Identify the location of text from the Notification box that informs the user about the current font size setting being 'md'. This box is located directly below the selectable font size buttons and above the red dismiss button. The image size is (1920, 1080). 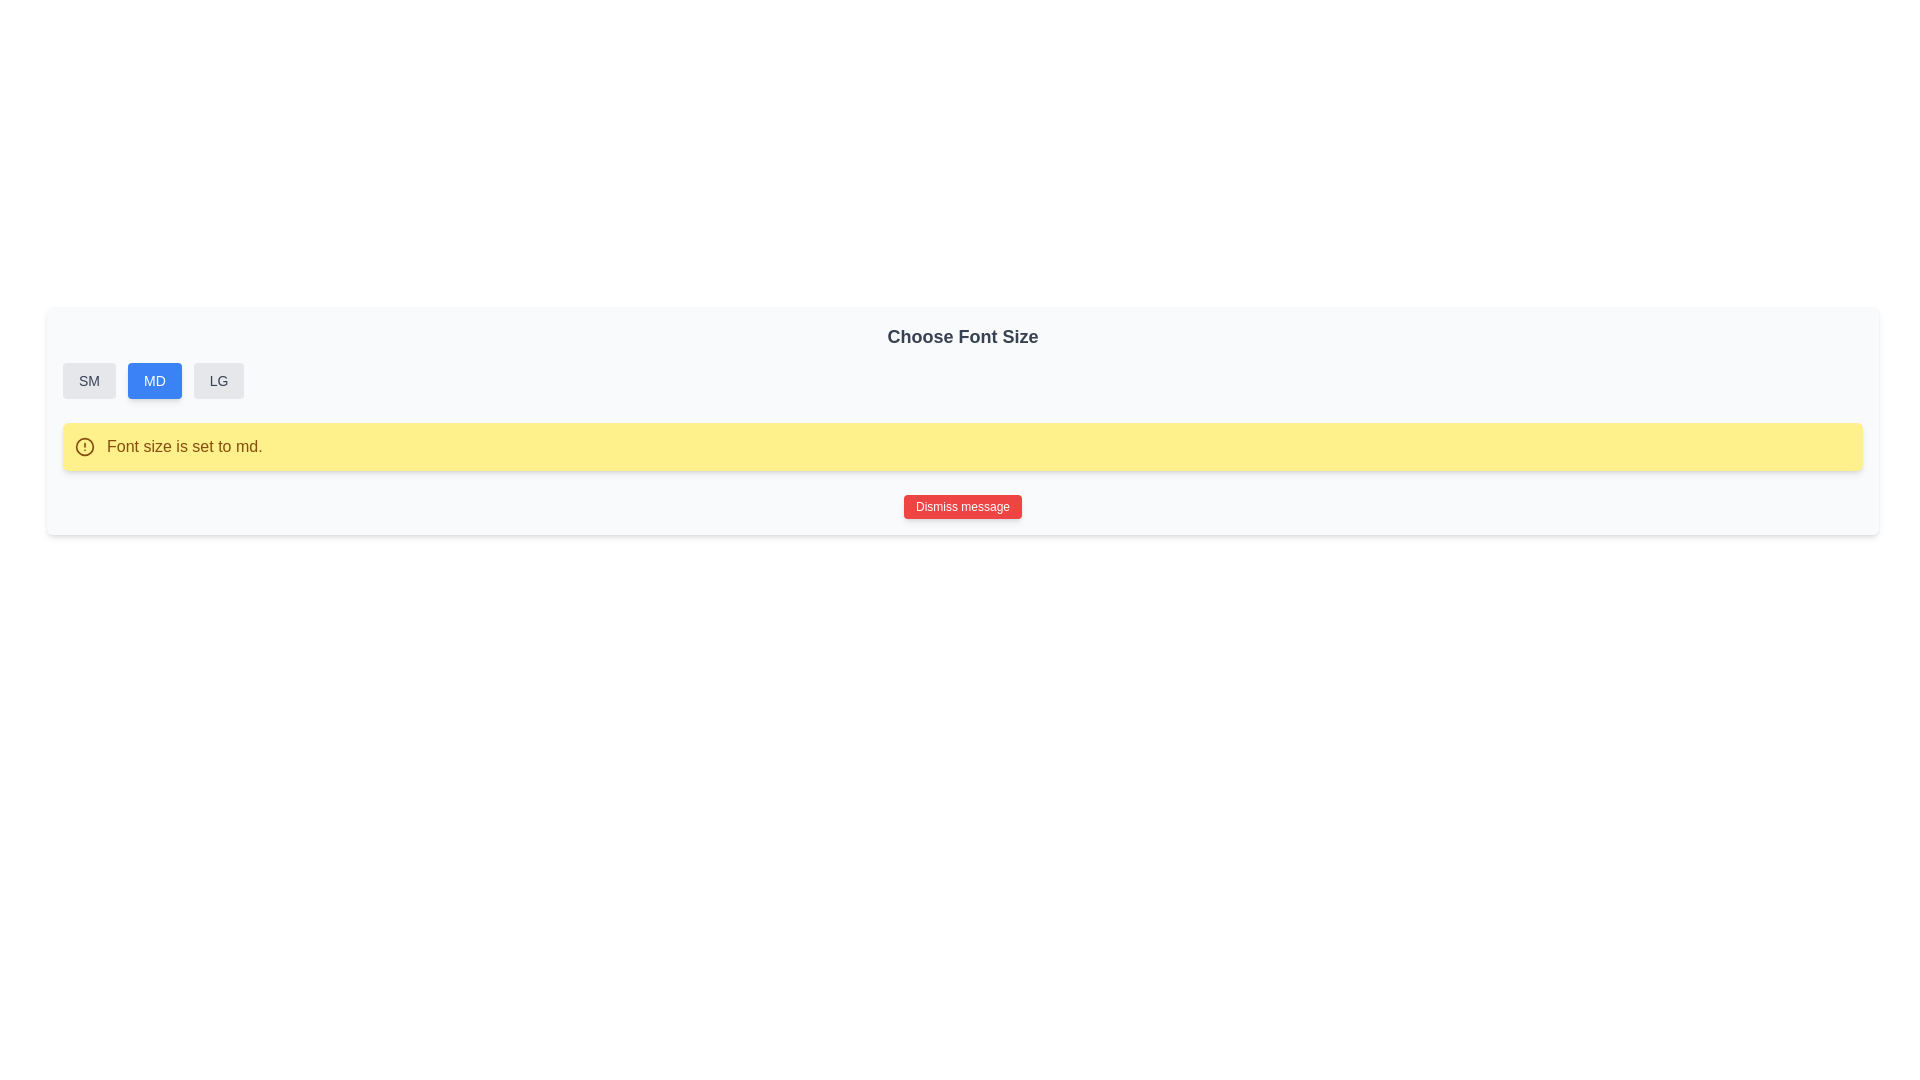
(963, 446).